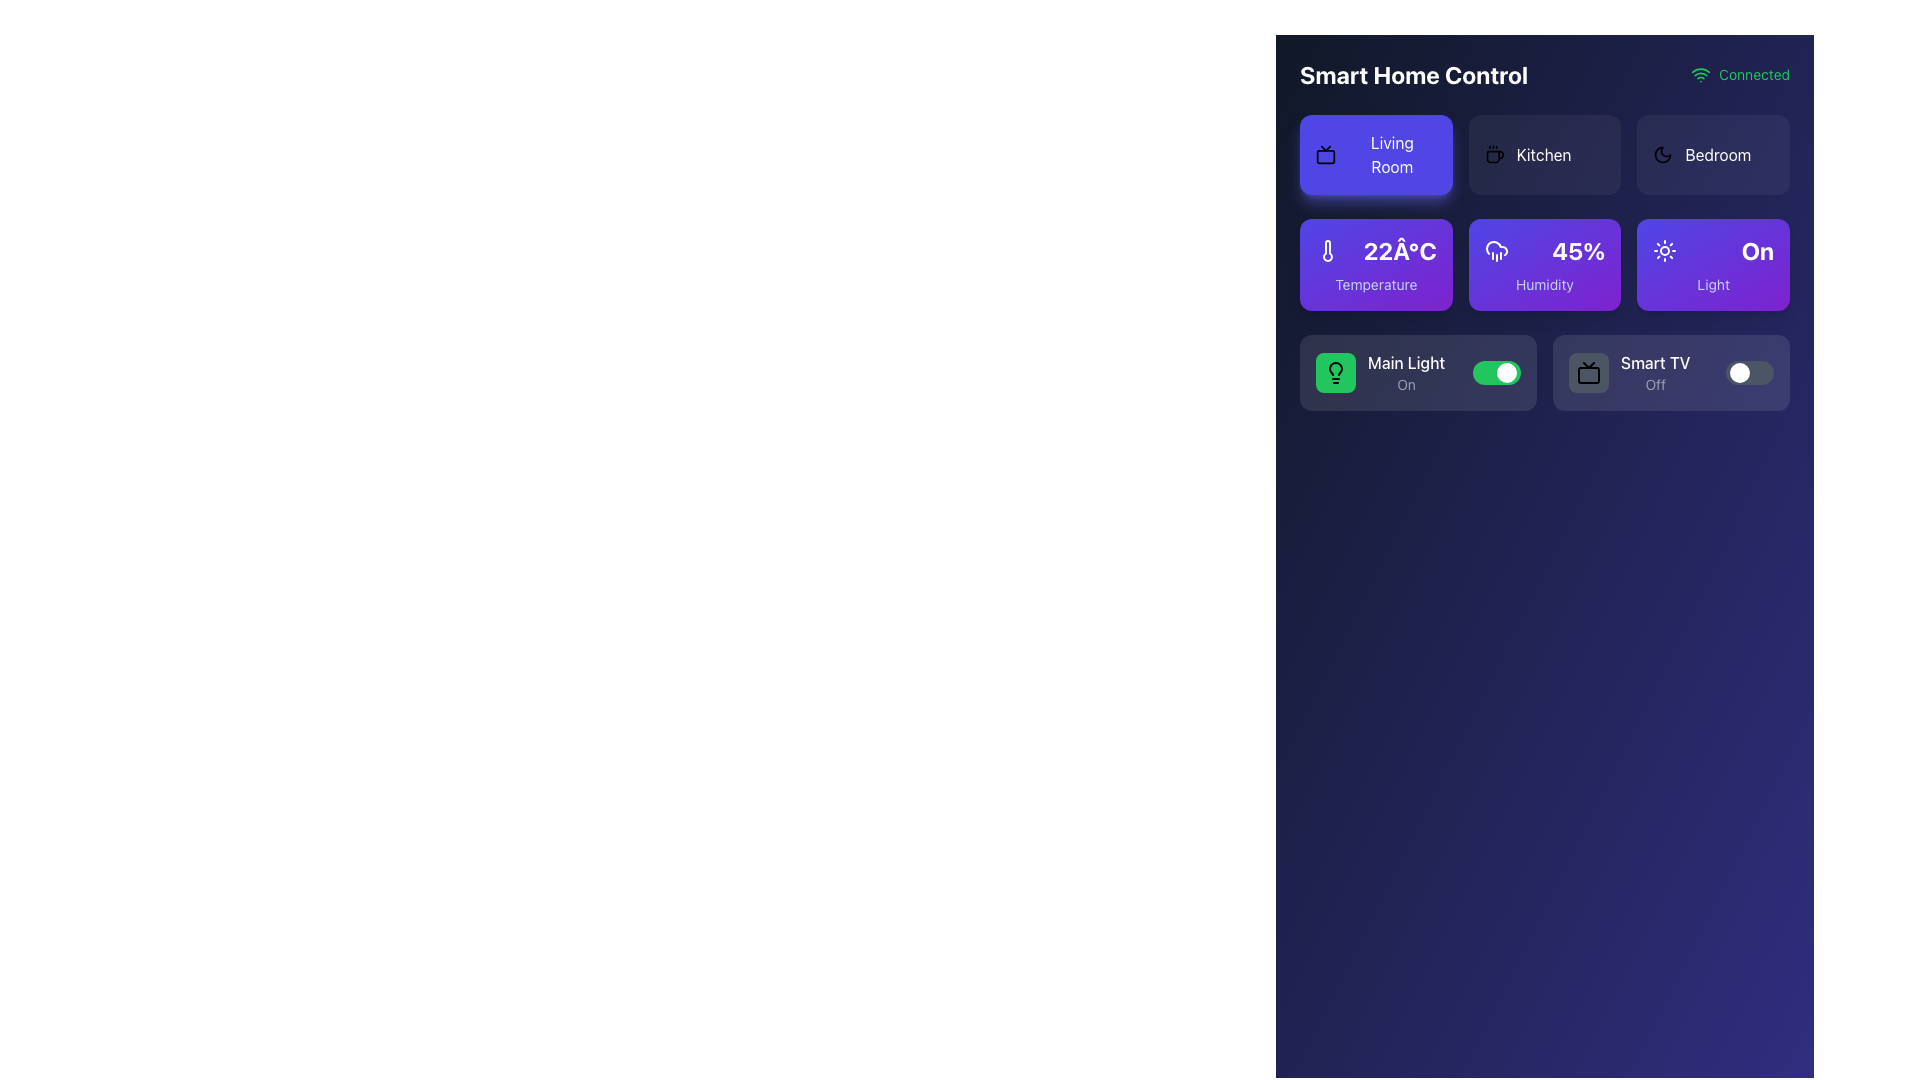 The width and height of the screenshot is (1920, 1080). I want to click on the 'Connected' text label, which is styled in green and located to the right of the Wi-Fi icon in the top section of the interface, so click(1753, 73).